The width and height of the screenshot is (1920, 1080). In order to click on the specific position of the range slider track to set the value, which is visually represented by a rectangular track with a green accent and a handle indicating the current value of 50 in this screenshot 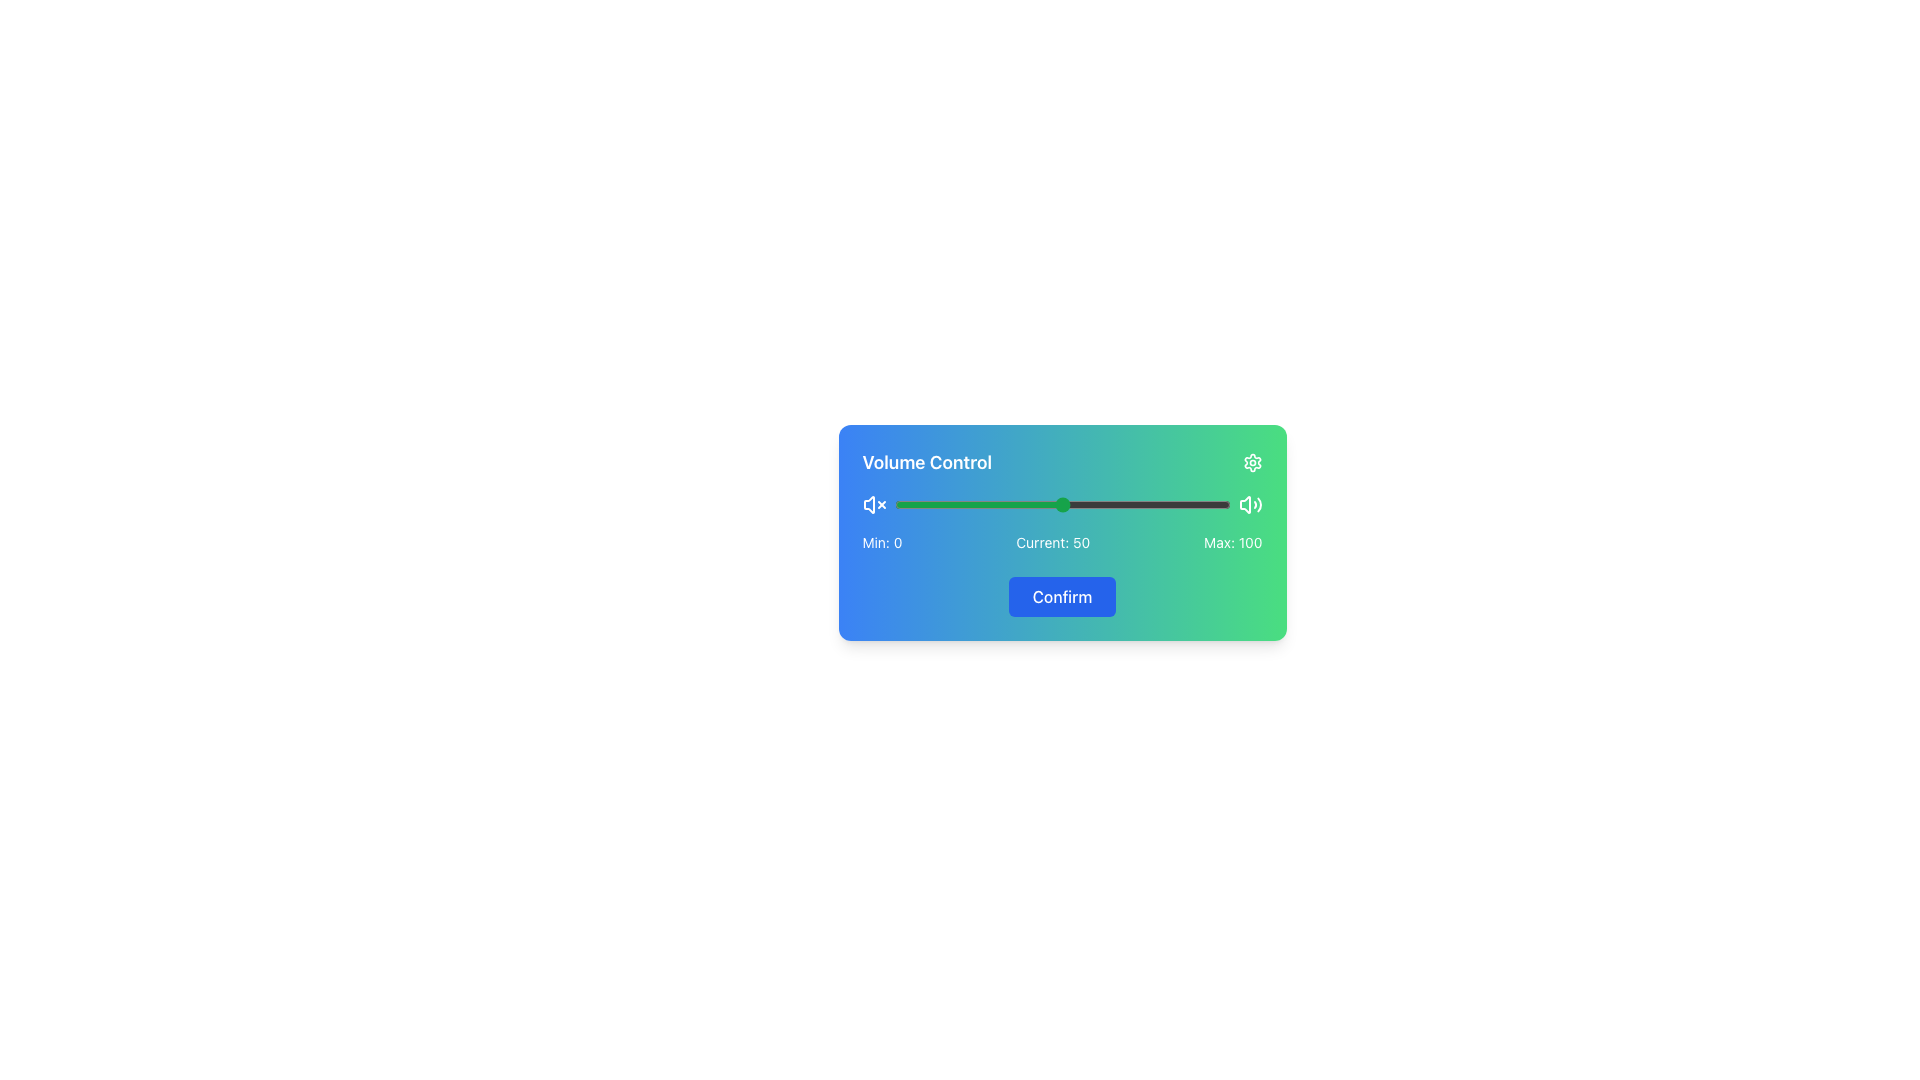, I will do `click(1061, 504)`.